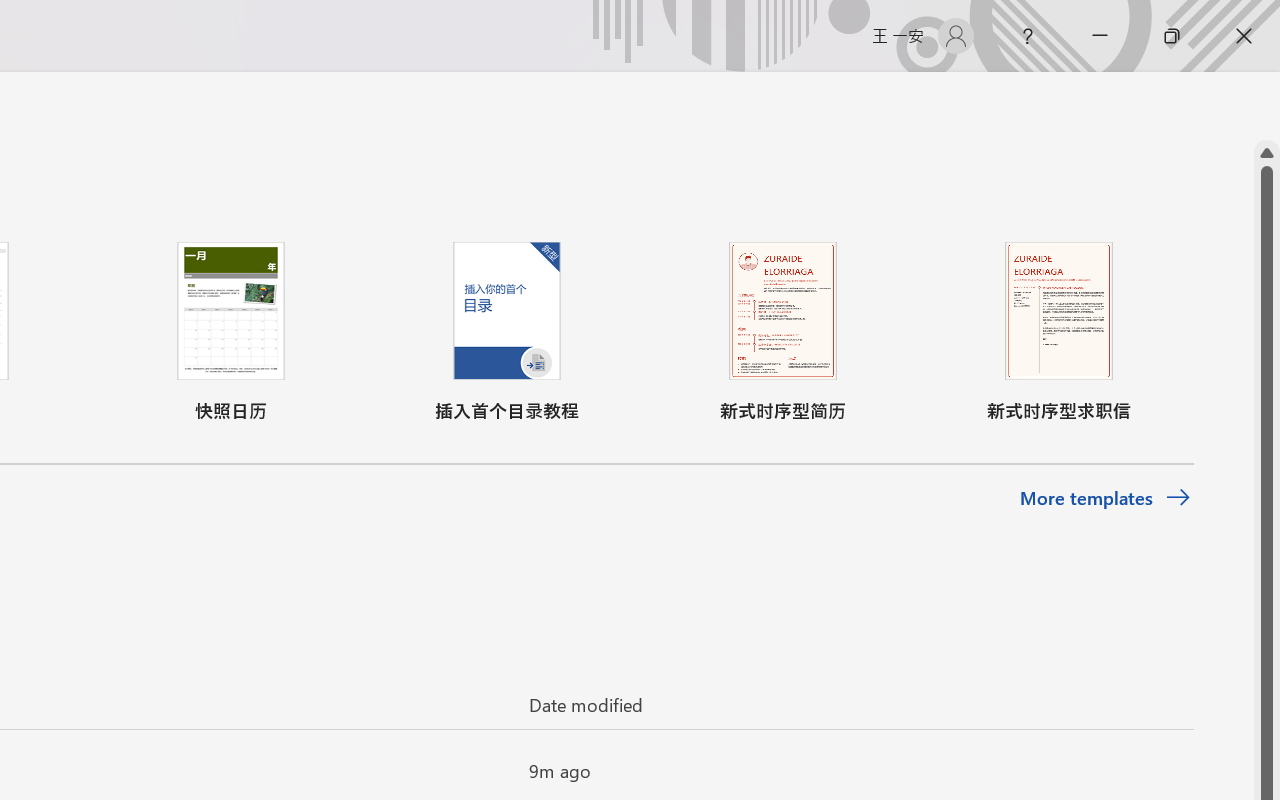 This screenshot has height=800, width=1280. Describe the element at coordinates (1099, 35) in the screenshot. I see `'Minimize'` at that location.